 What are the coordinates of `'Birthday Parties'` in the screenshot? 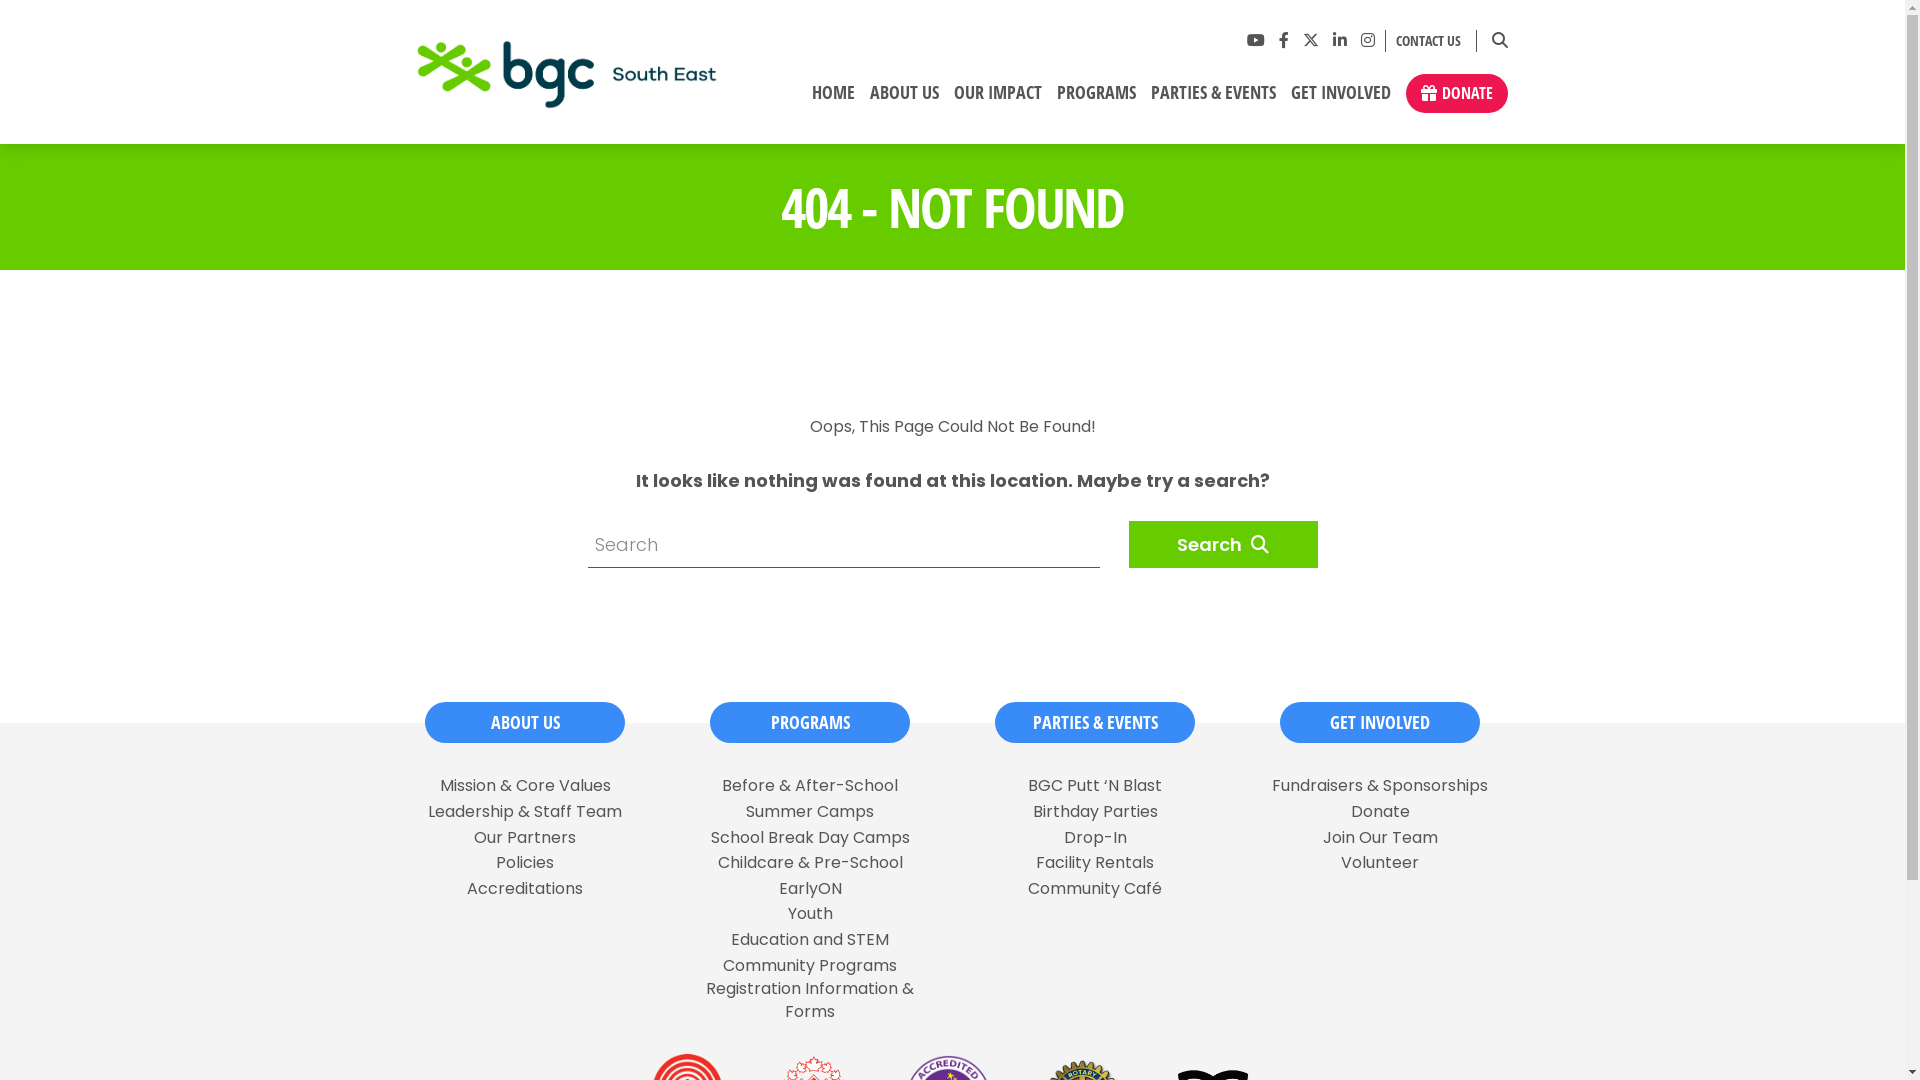 It's located at (1093, 812).